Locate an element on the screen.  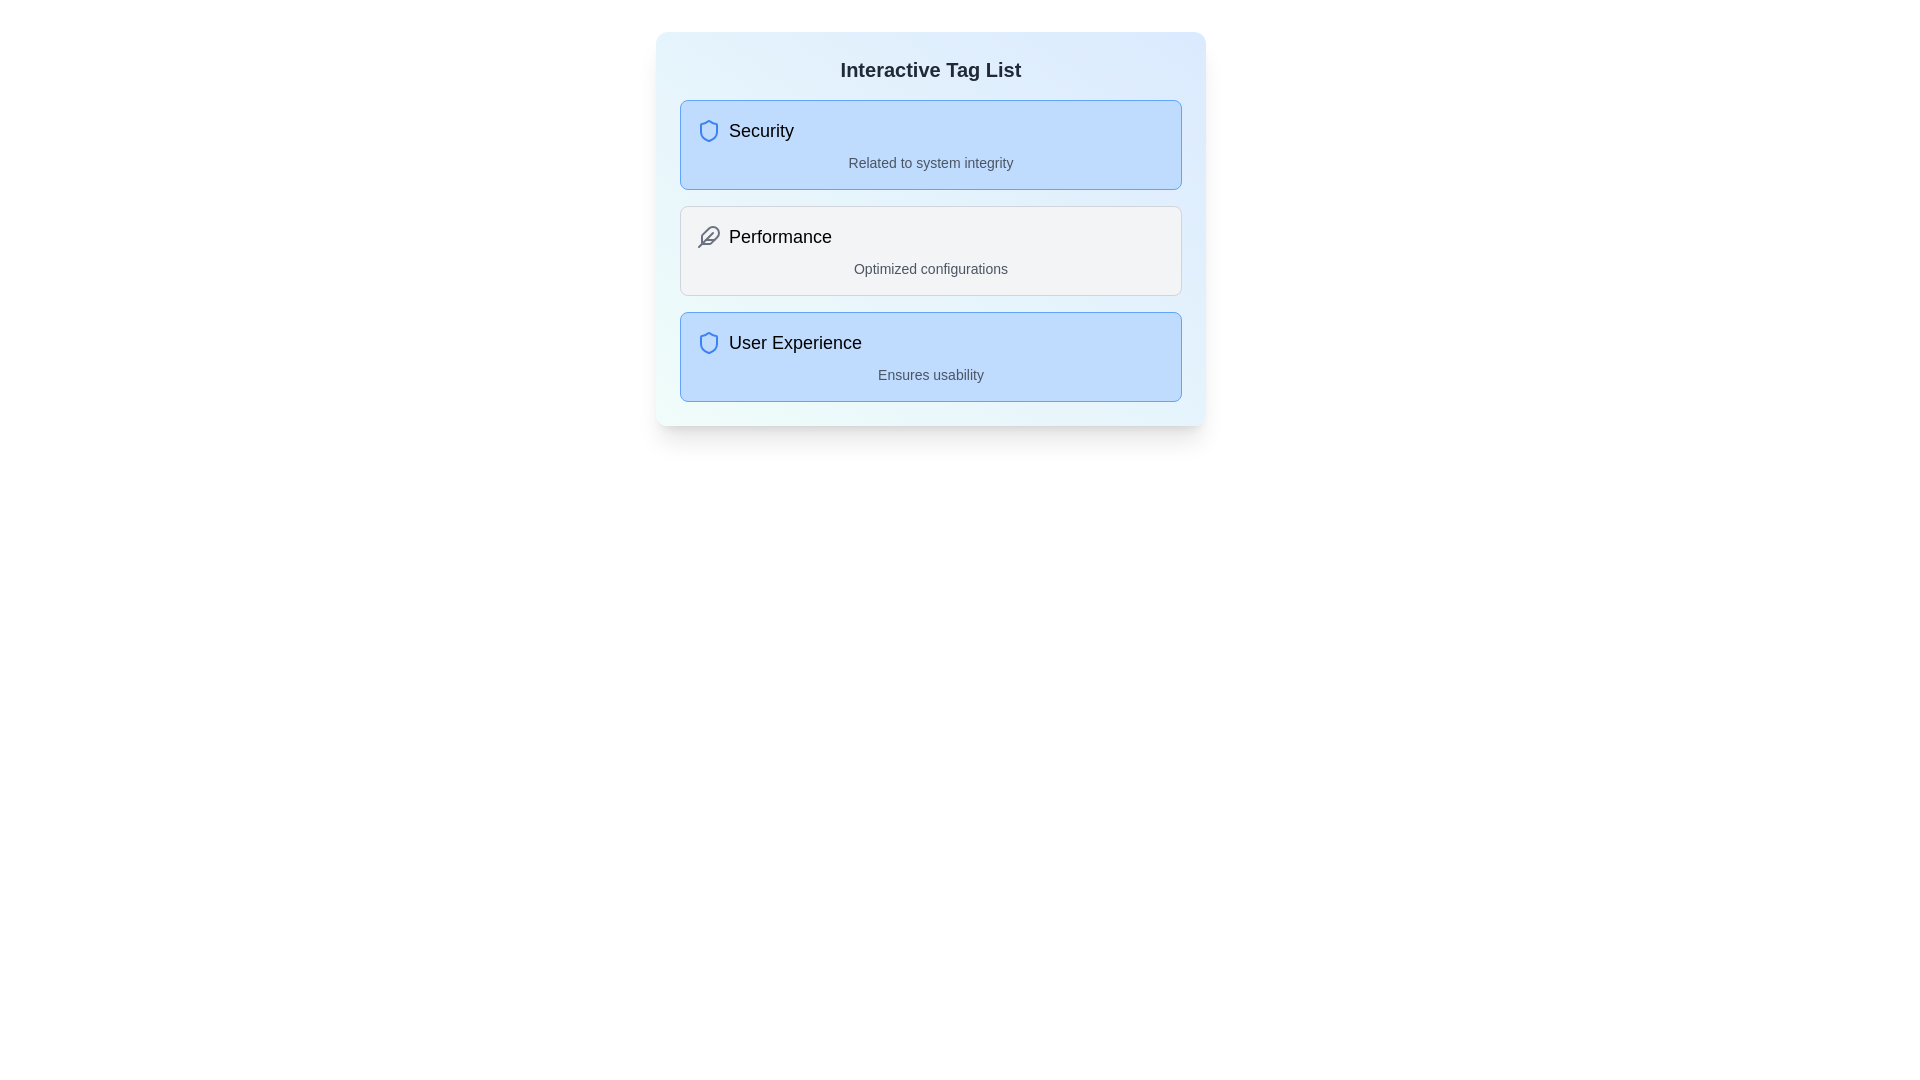
the tag by clicking on its icon, identified by the tag name Security is located at coordinates (709, 131).